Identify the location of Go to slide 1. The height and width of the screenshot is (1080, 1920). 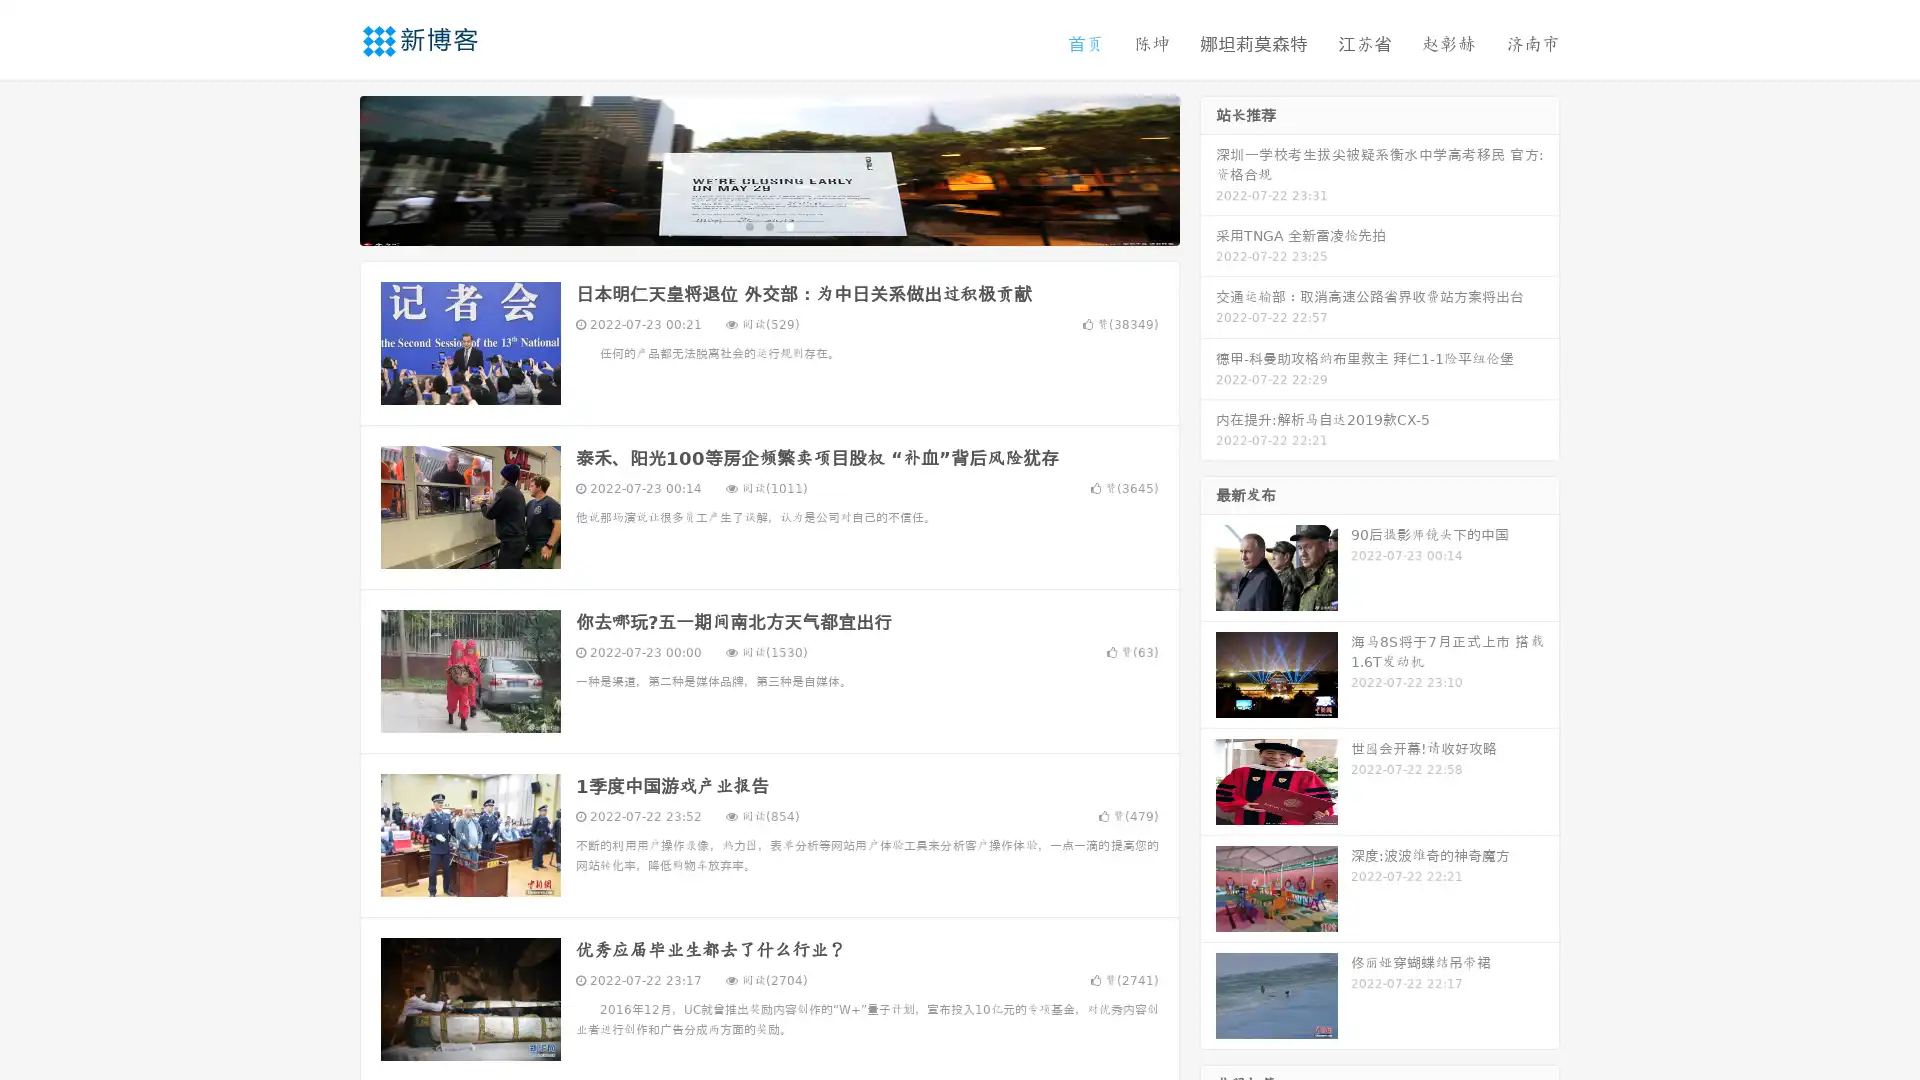
(748, 225).